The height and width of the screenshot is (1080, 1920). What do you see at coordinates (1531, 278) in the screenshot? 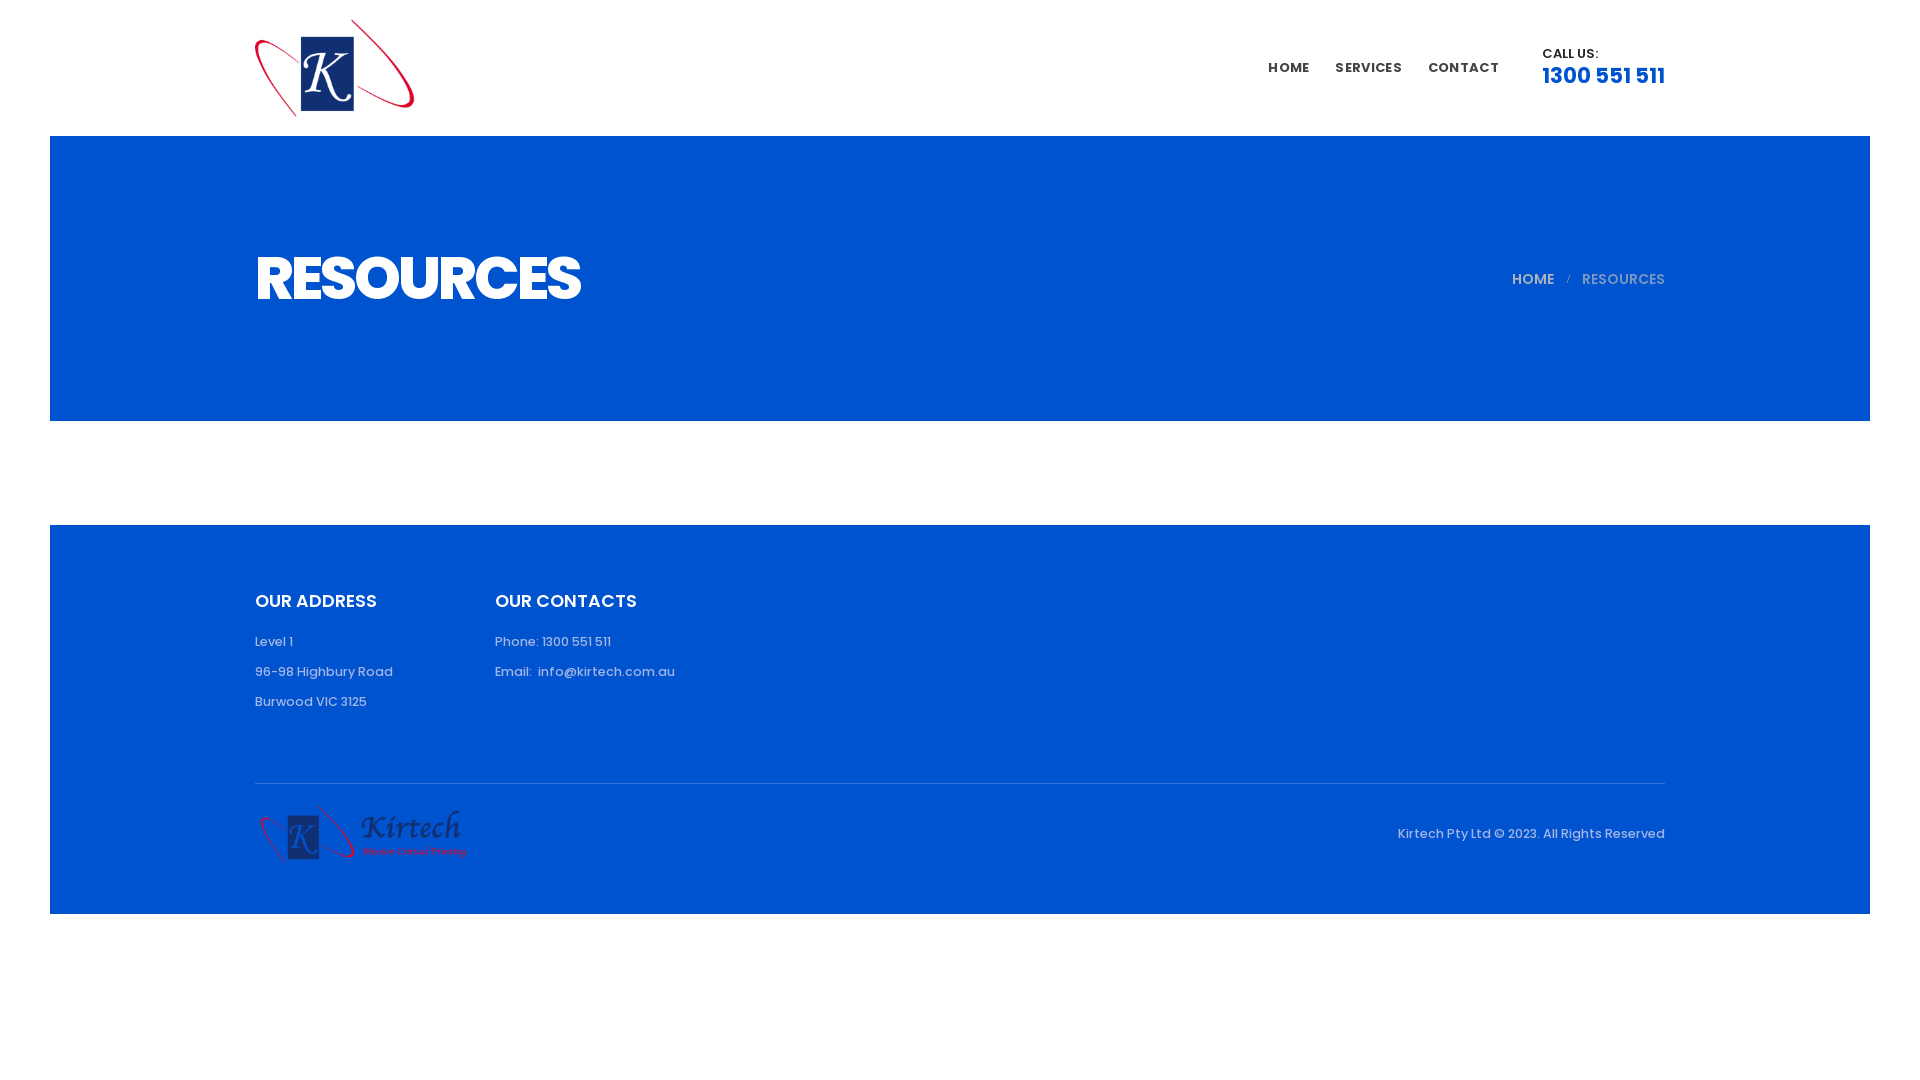
I see `'HOME'` at bounding box center [1531, 278].